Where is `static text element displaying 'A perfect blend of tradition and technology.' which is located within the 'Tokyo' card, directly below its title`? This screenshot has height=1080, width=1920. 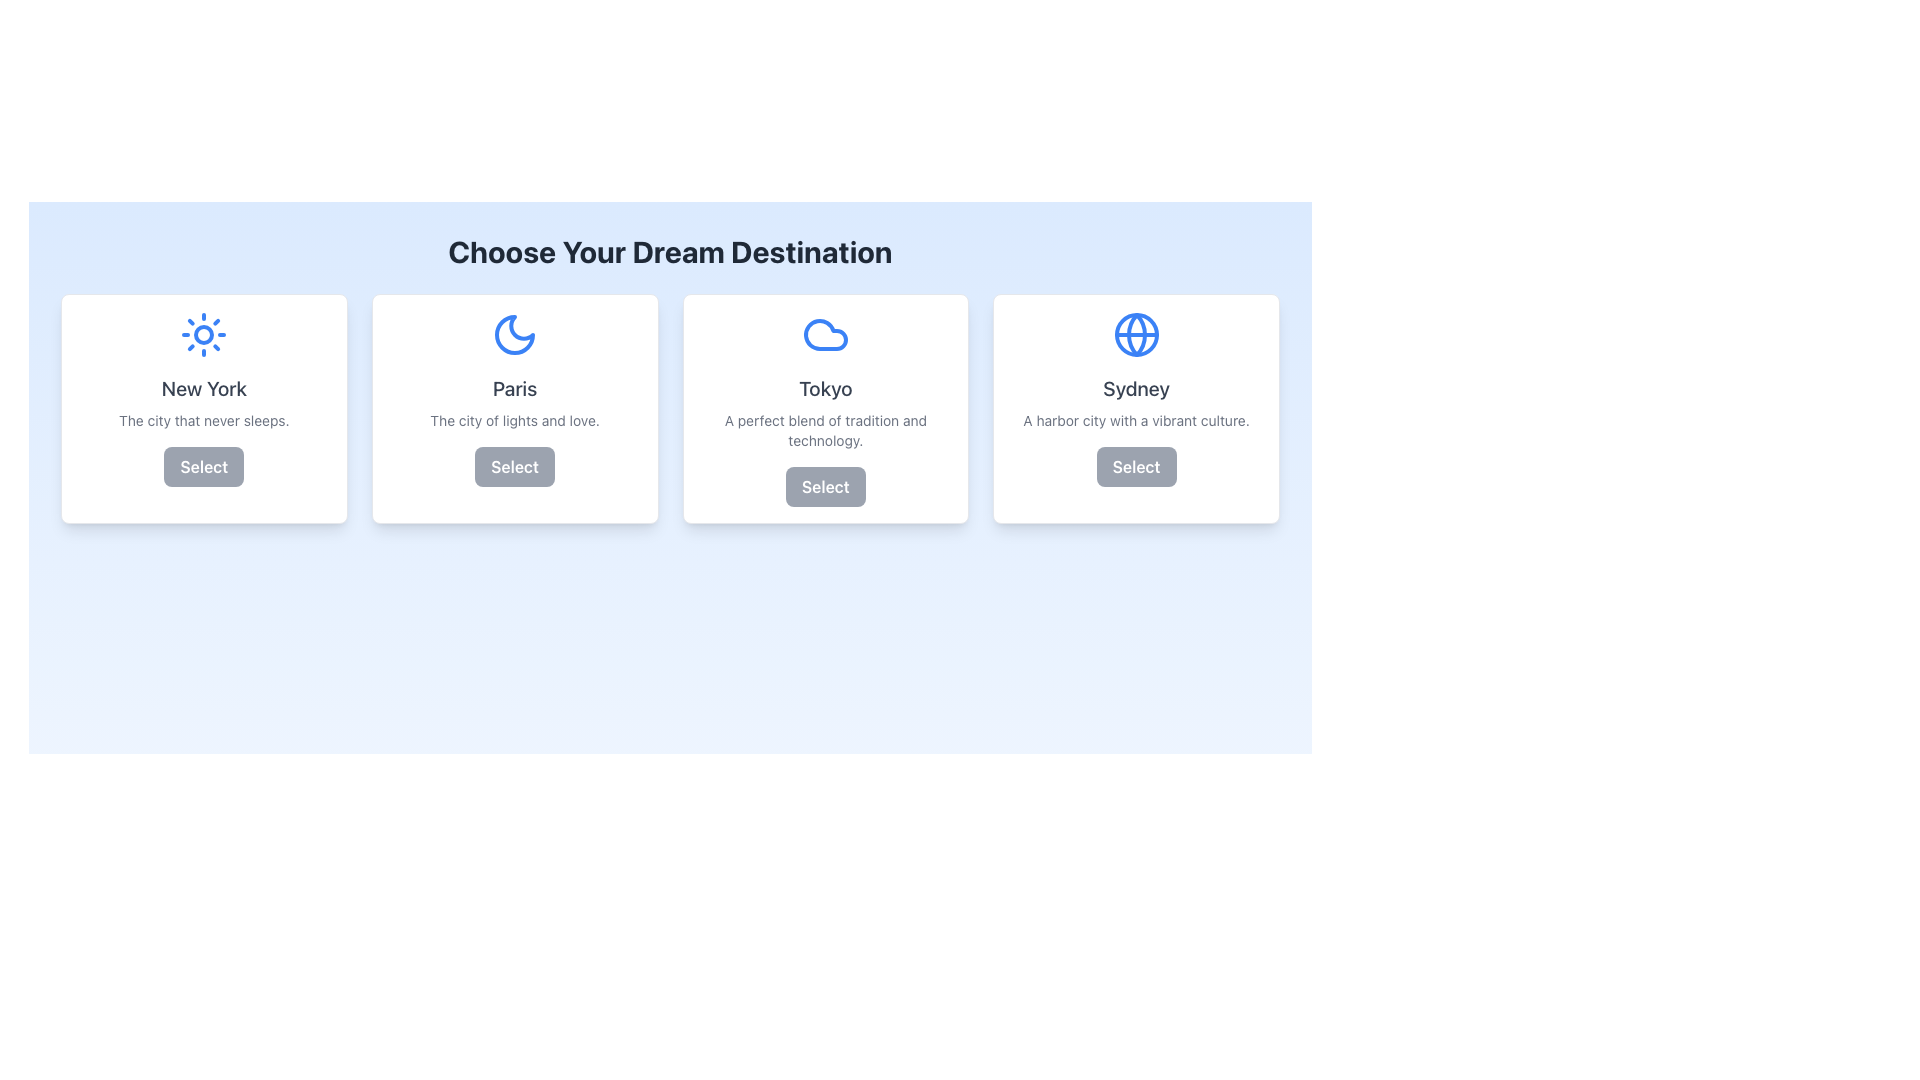
static text element displaying 'A perfect blend of tradition and technology.' which is located within the 'Tokyo' card, directly below its title is located at coordinates (825, 430).